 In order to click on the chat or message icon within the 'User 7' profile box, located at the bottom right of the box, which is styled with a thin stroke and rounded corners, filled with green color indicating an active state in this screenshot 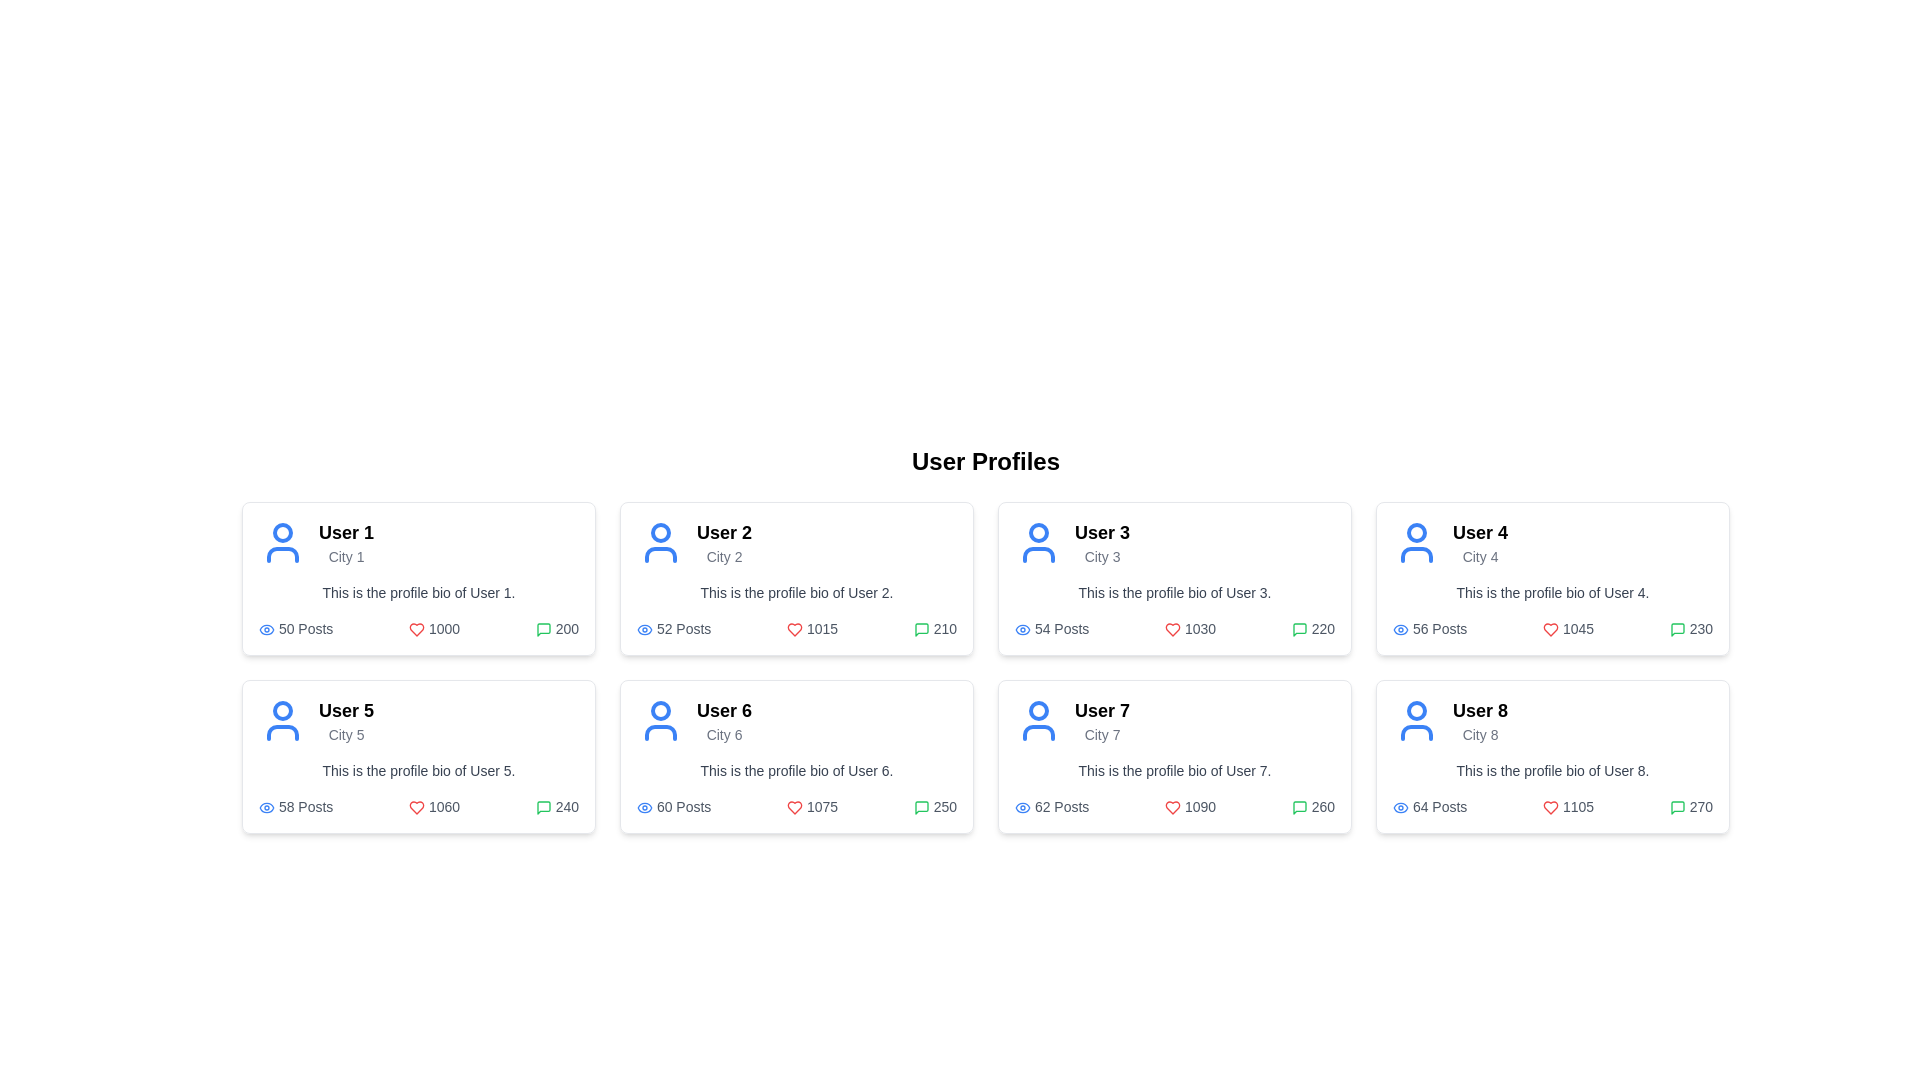, I will do `click(1299, 807)`.